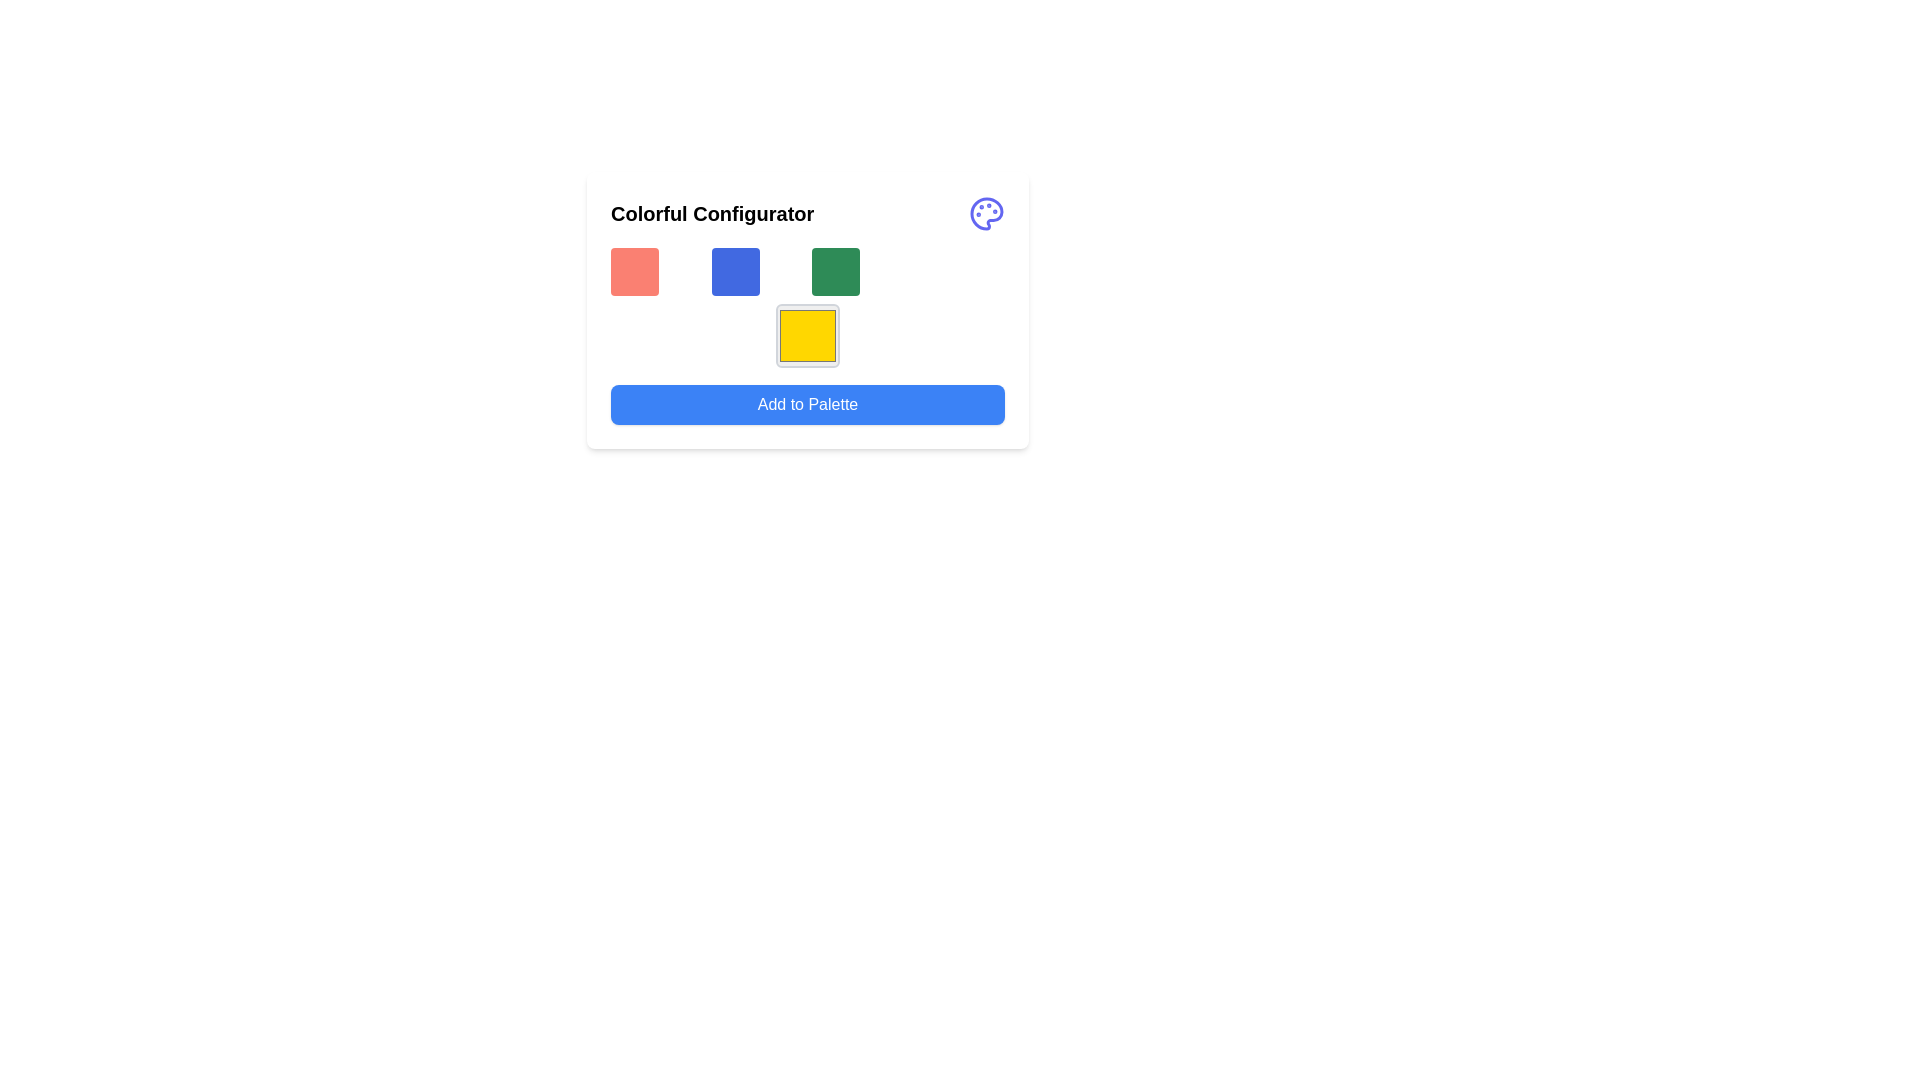  What do you see at coordinates (807, 405) in the screenshot?
I see `the button at the bottom of the 'Colorful Configurator' card to change its shade` at bounding box center [807, 405].